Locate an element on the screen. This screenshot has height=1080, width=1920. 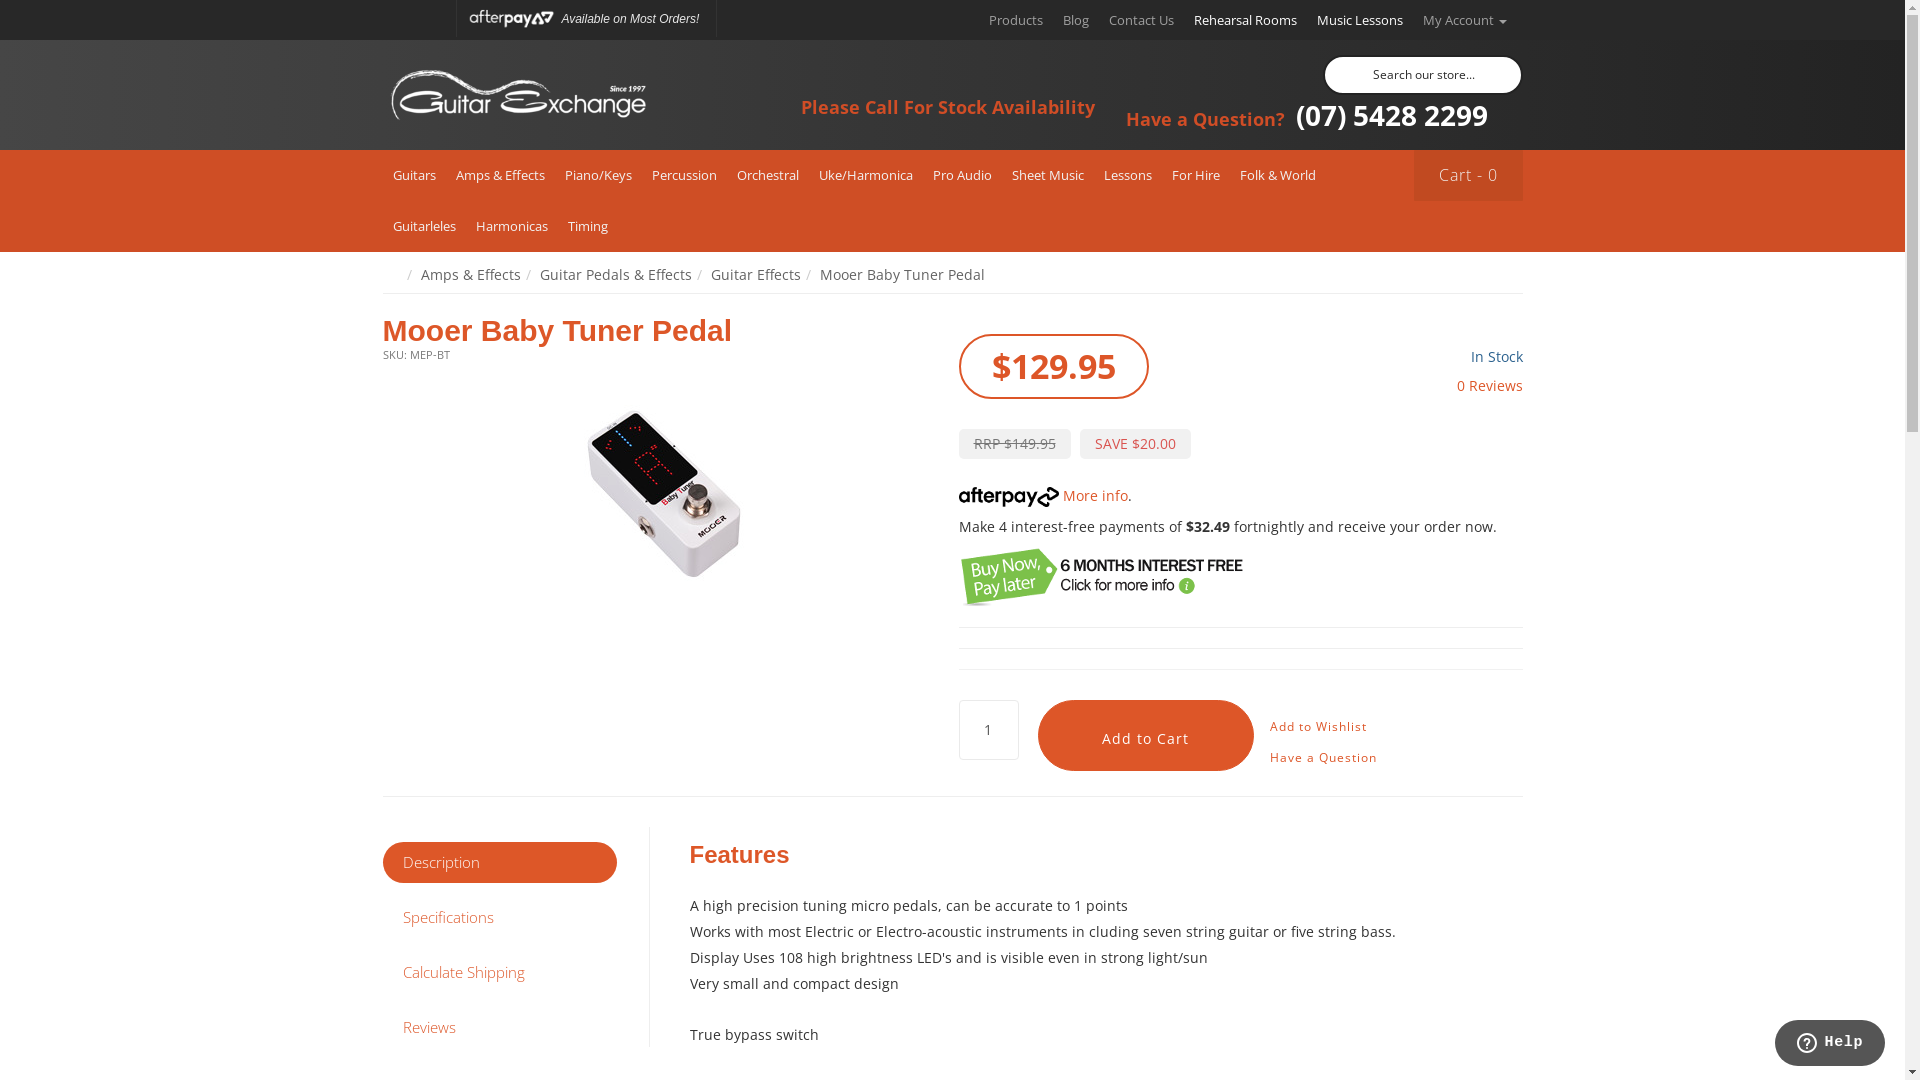
'Rehearsal Rooms' is located at coordinates (1184, 19).